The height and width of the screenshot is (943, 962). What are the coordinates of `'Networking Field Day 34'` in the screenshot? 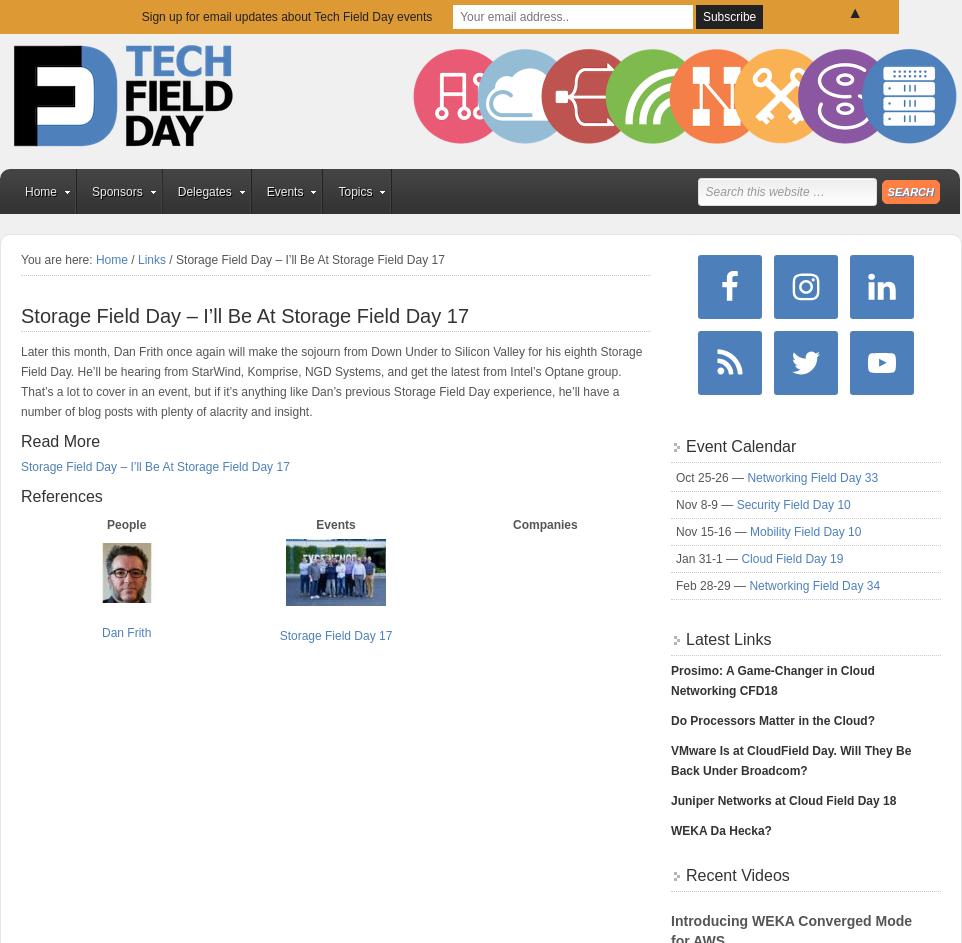 It's located at (813, 584).